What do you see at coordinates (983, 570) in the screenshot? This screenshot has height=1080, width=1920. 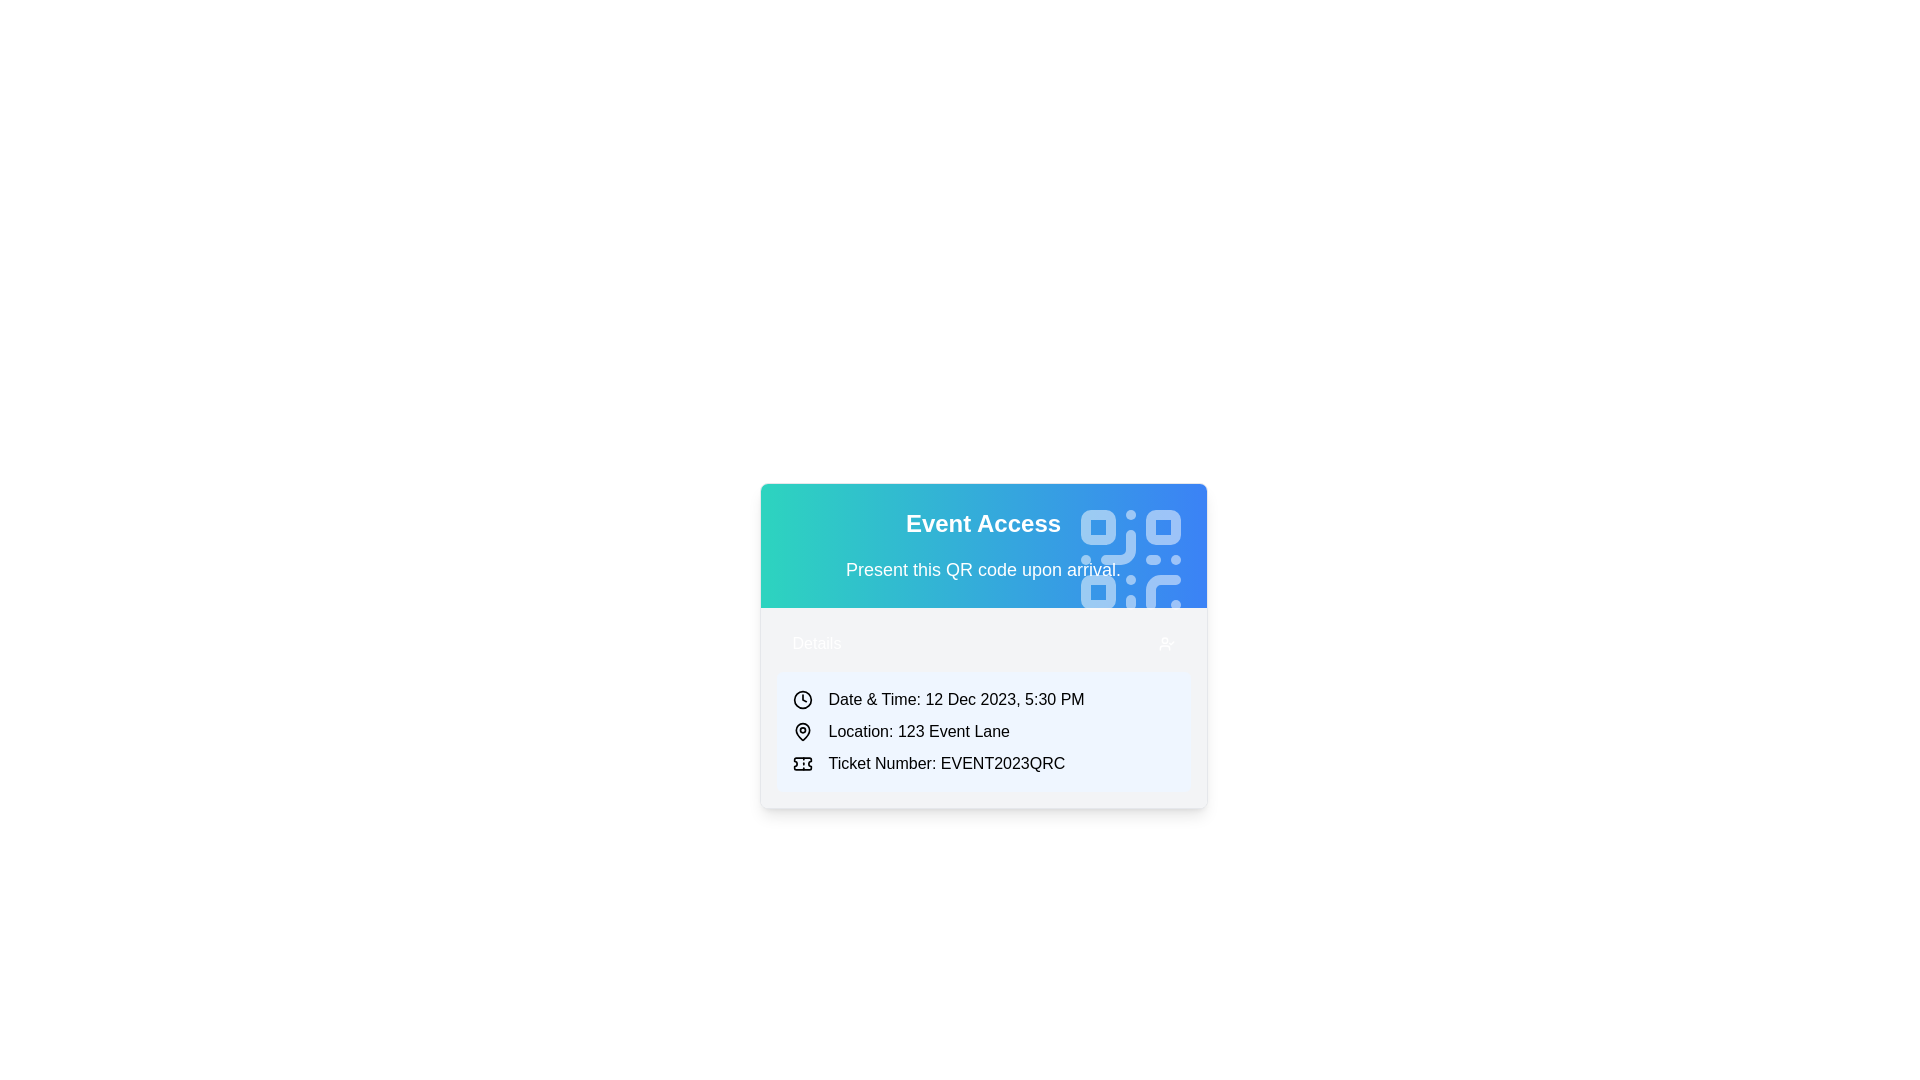 I see `instruction displayed in the text label that says 'Present this QR code upon arrival.' which is styled with white text on a gradient background and positioned below the 'Event Access' label` at bounding box center [983, 570].